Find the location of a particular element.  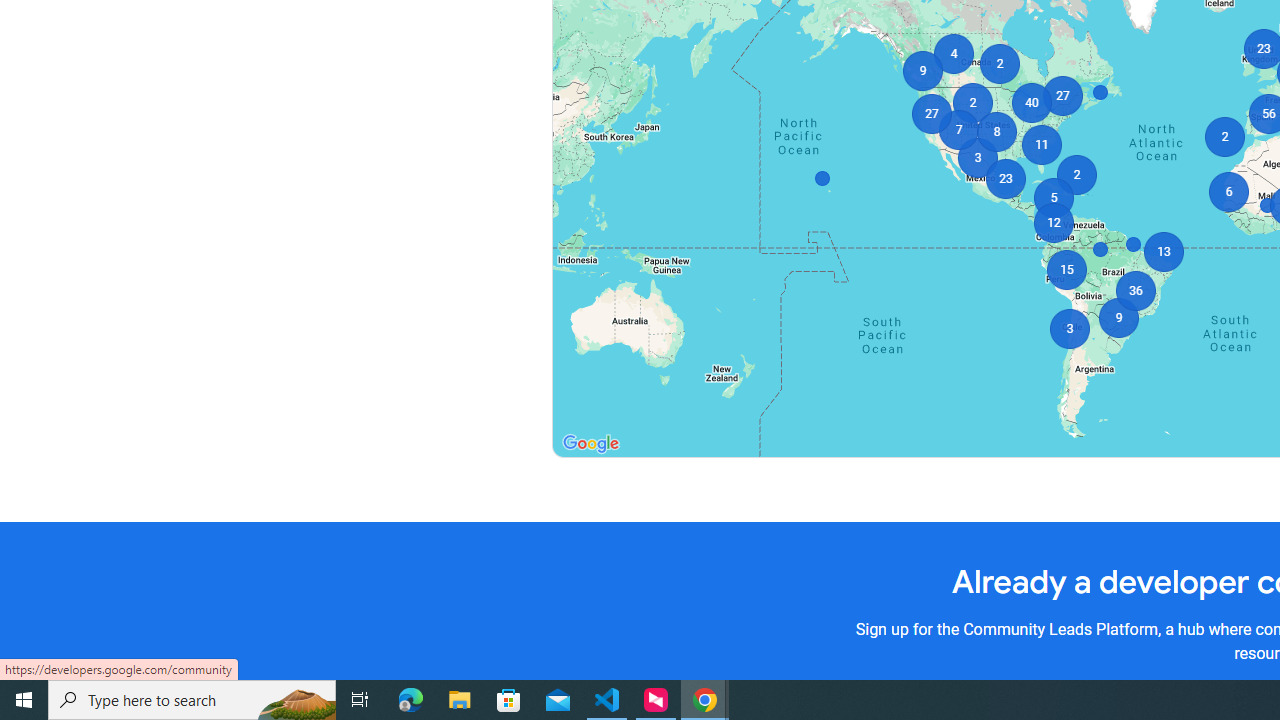

'9' is located at coordinates (921, 69).